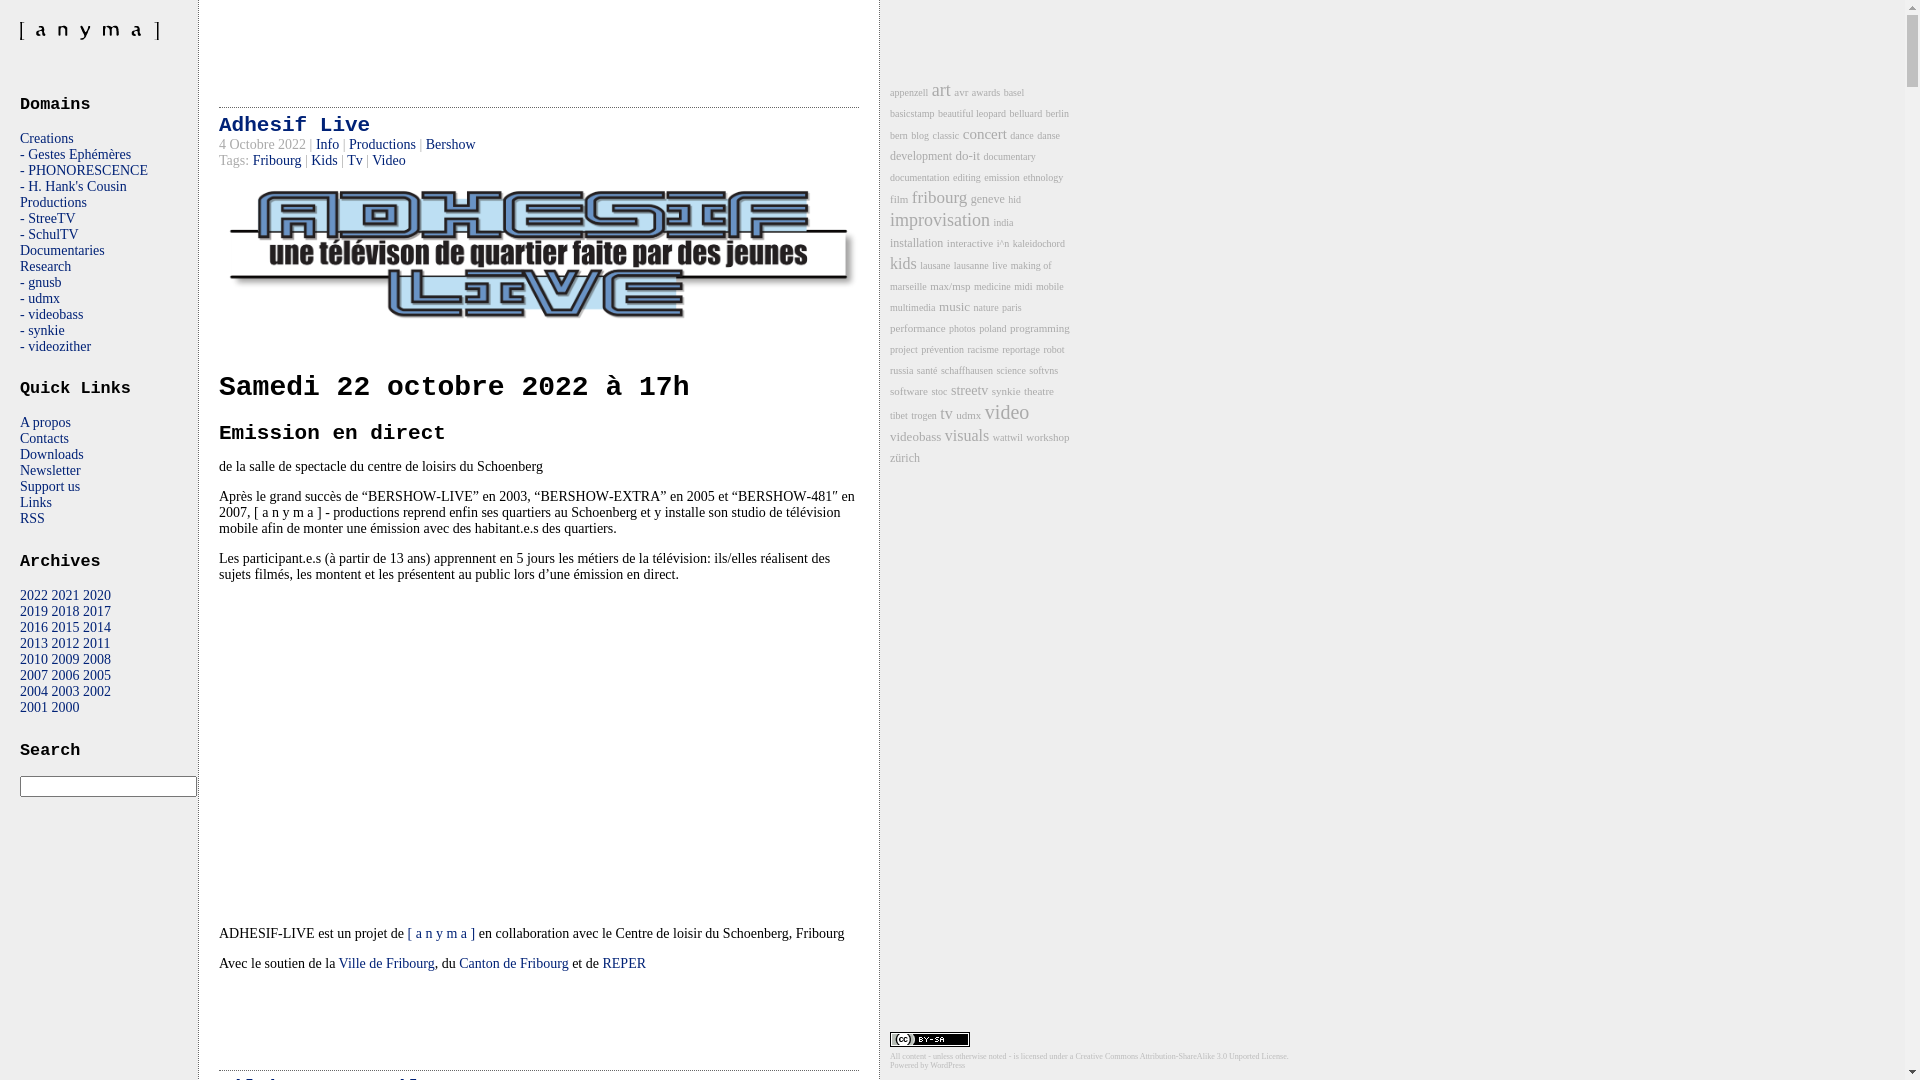 Image resolution: width=1920 pixels, height=1080 pixels. Describe the element at coordinates (458, 962) in the screenshot. I see `'Canton de Fribourg'` at that location.